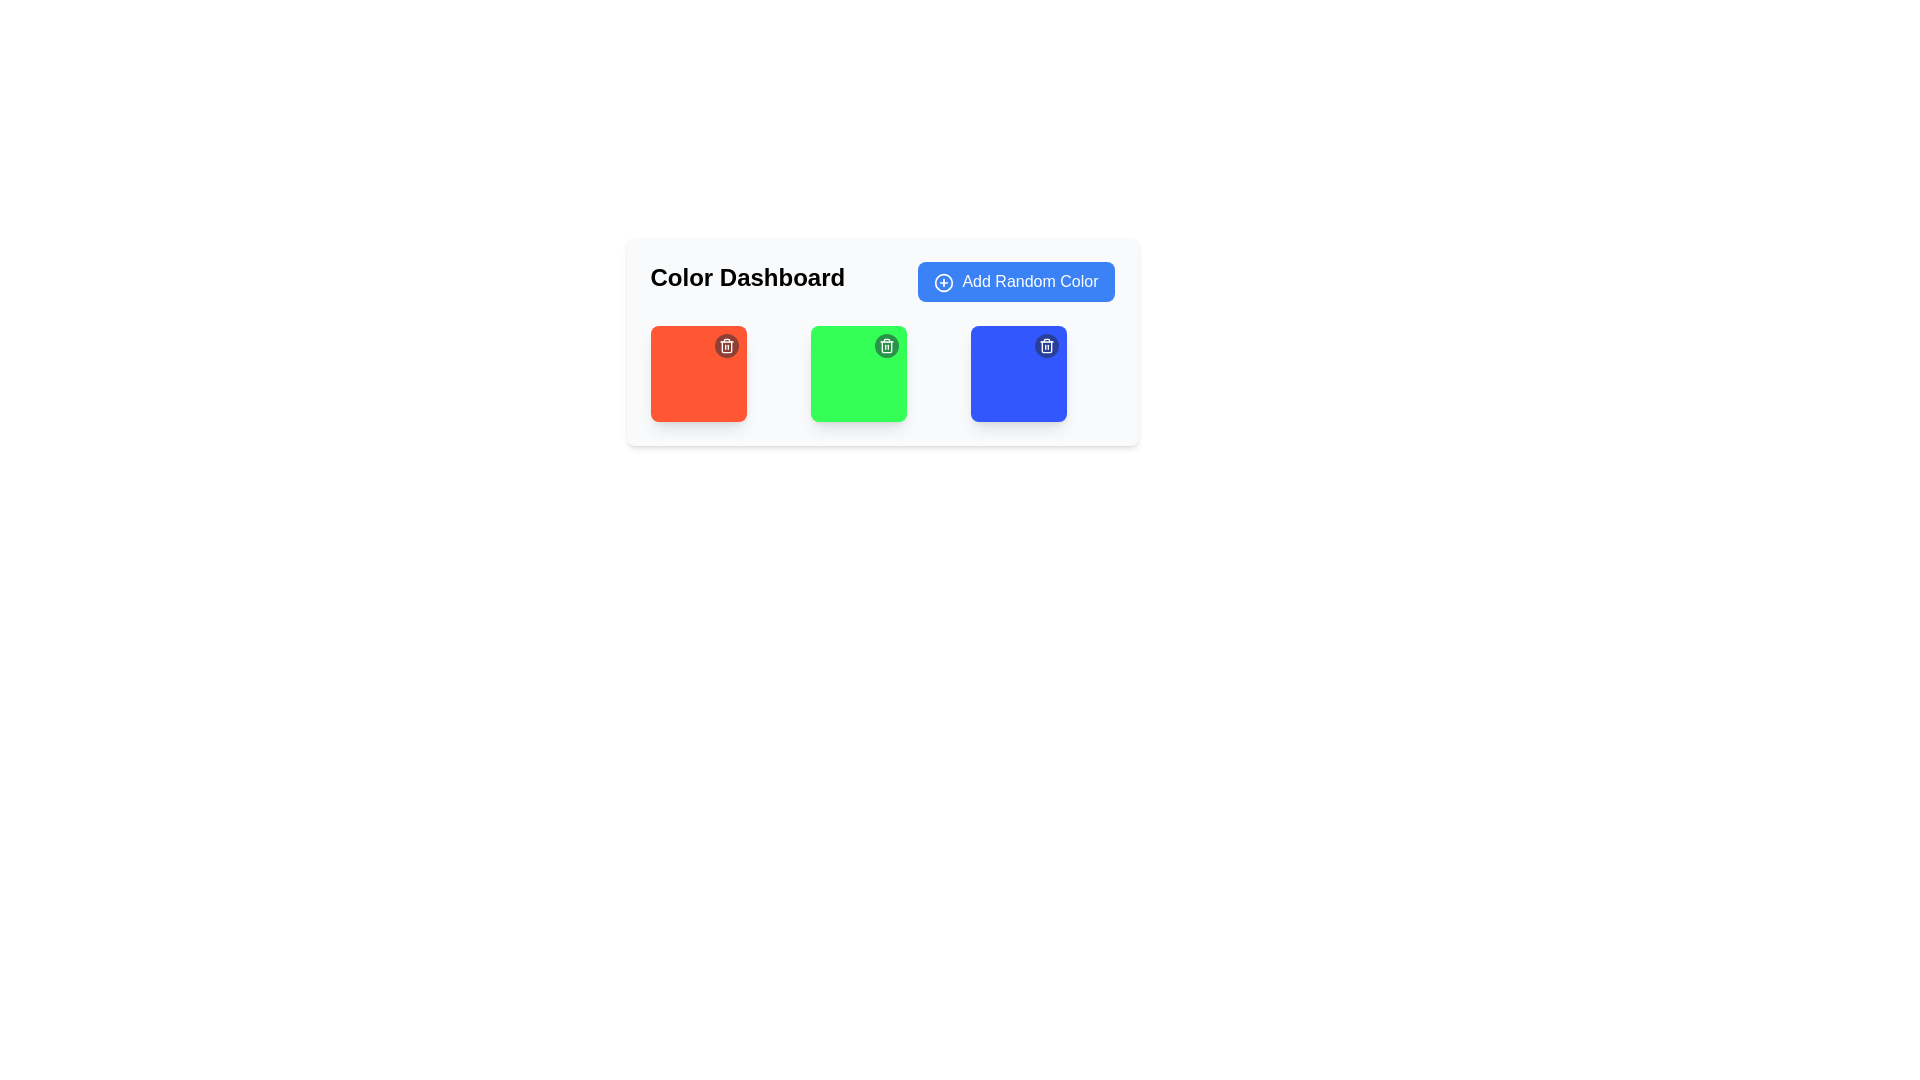 This screenshot has height=1080, width=1920. What do you see at coordinates (885, 346) in the screenshot?
I see `the visual representation of the trash can icon, specifically the vertically oriented rectangle shape with rounded edges located in the lower right quadrant of the green box` at bounding box center [885, 346].